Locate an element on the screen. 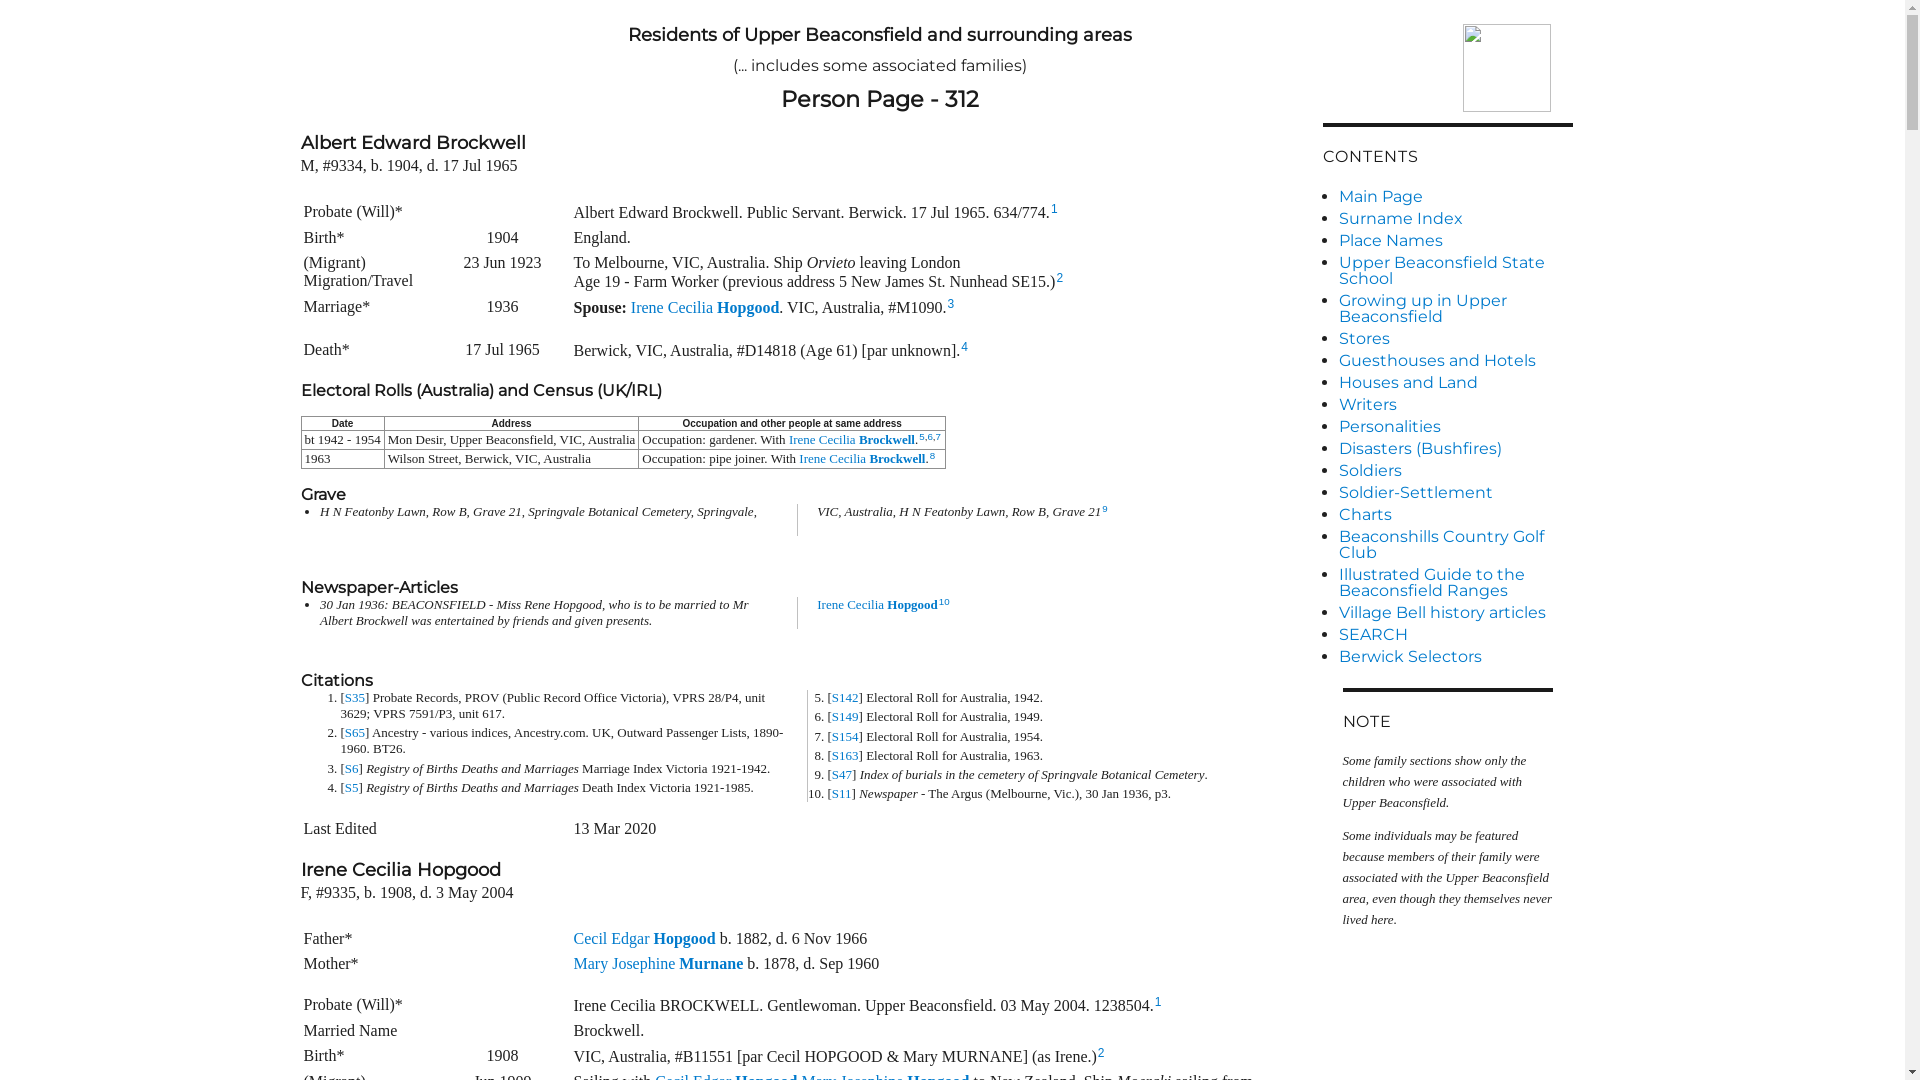 The width and height of the screenshot is (1920, 1080). 'Cecil Edgar Hopgood' is located at coordinates (644, 938).